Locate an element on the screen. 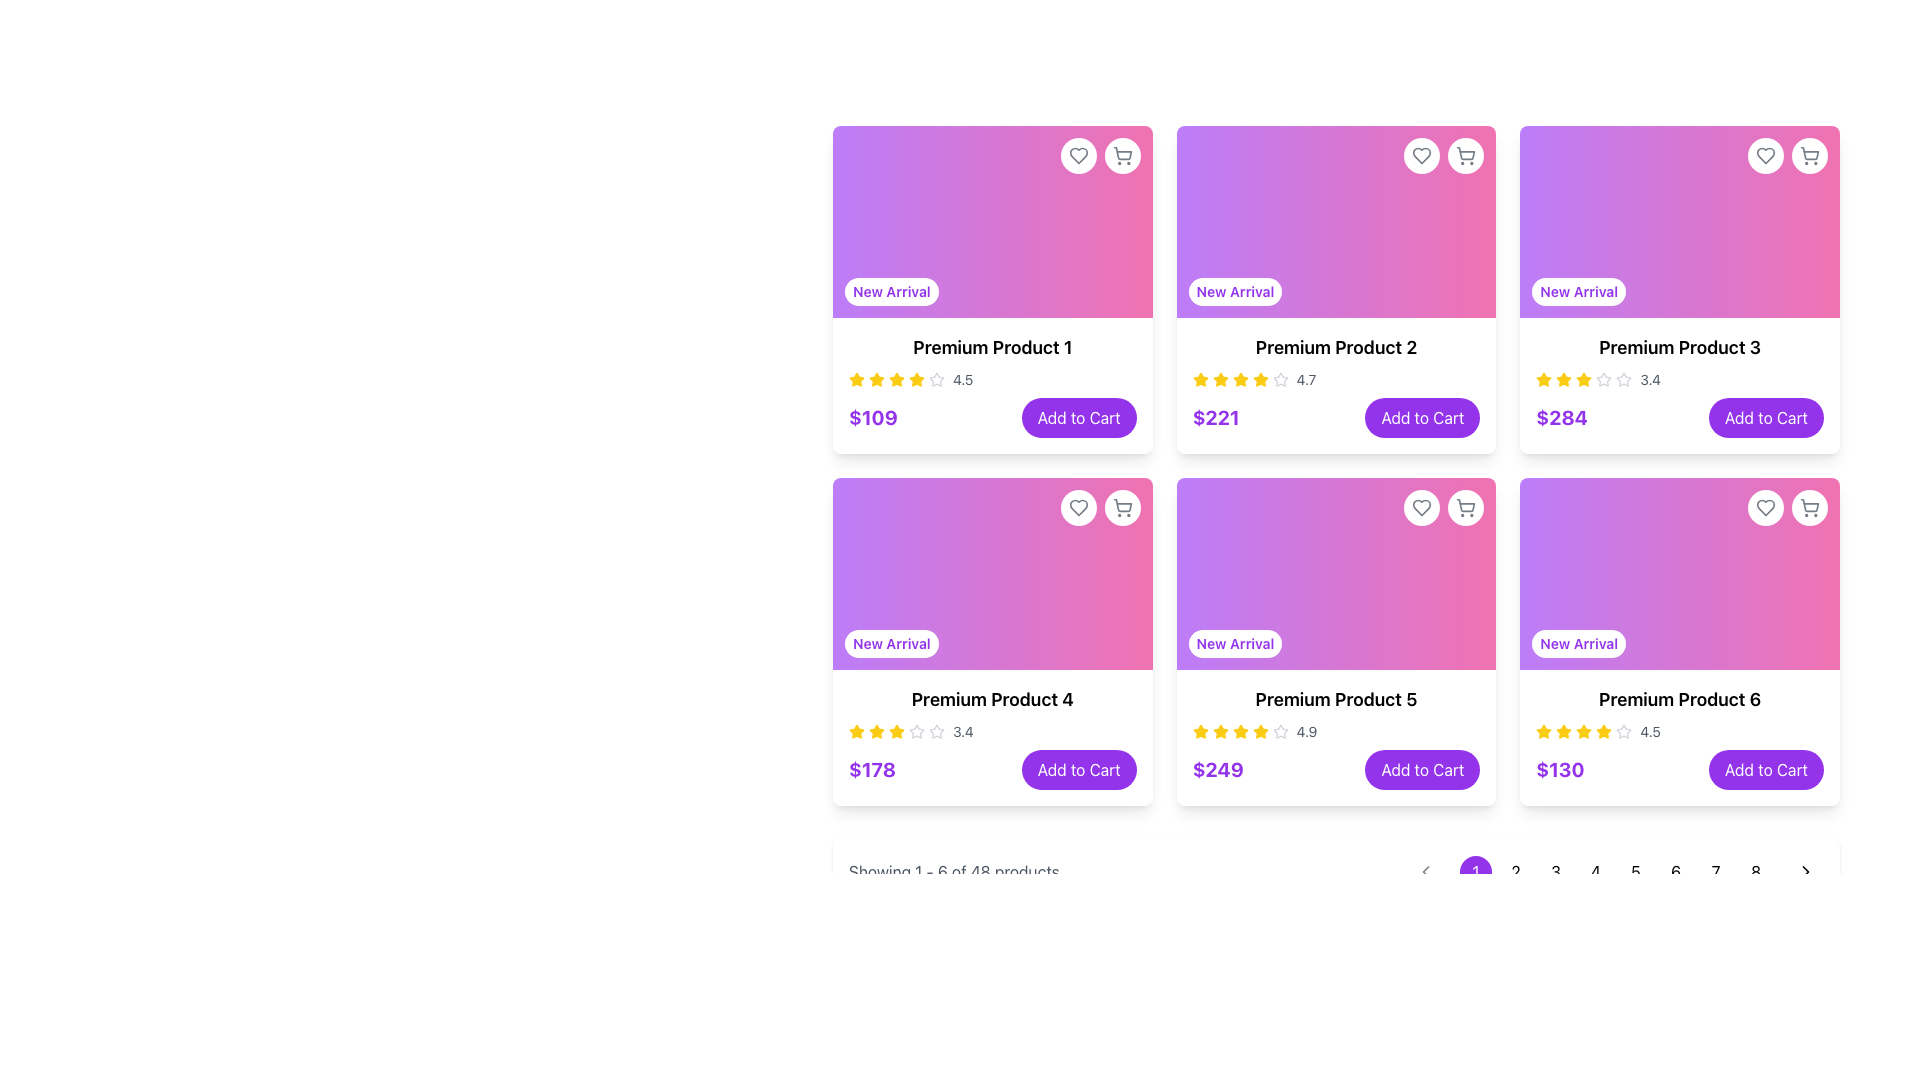  the second star icon in the rating system located within the second product card in the second row, positioned below the product title and above the numerical rating is located at coordinates (1280, 379).